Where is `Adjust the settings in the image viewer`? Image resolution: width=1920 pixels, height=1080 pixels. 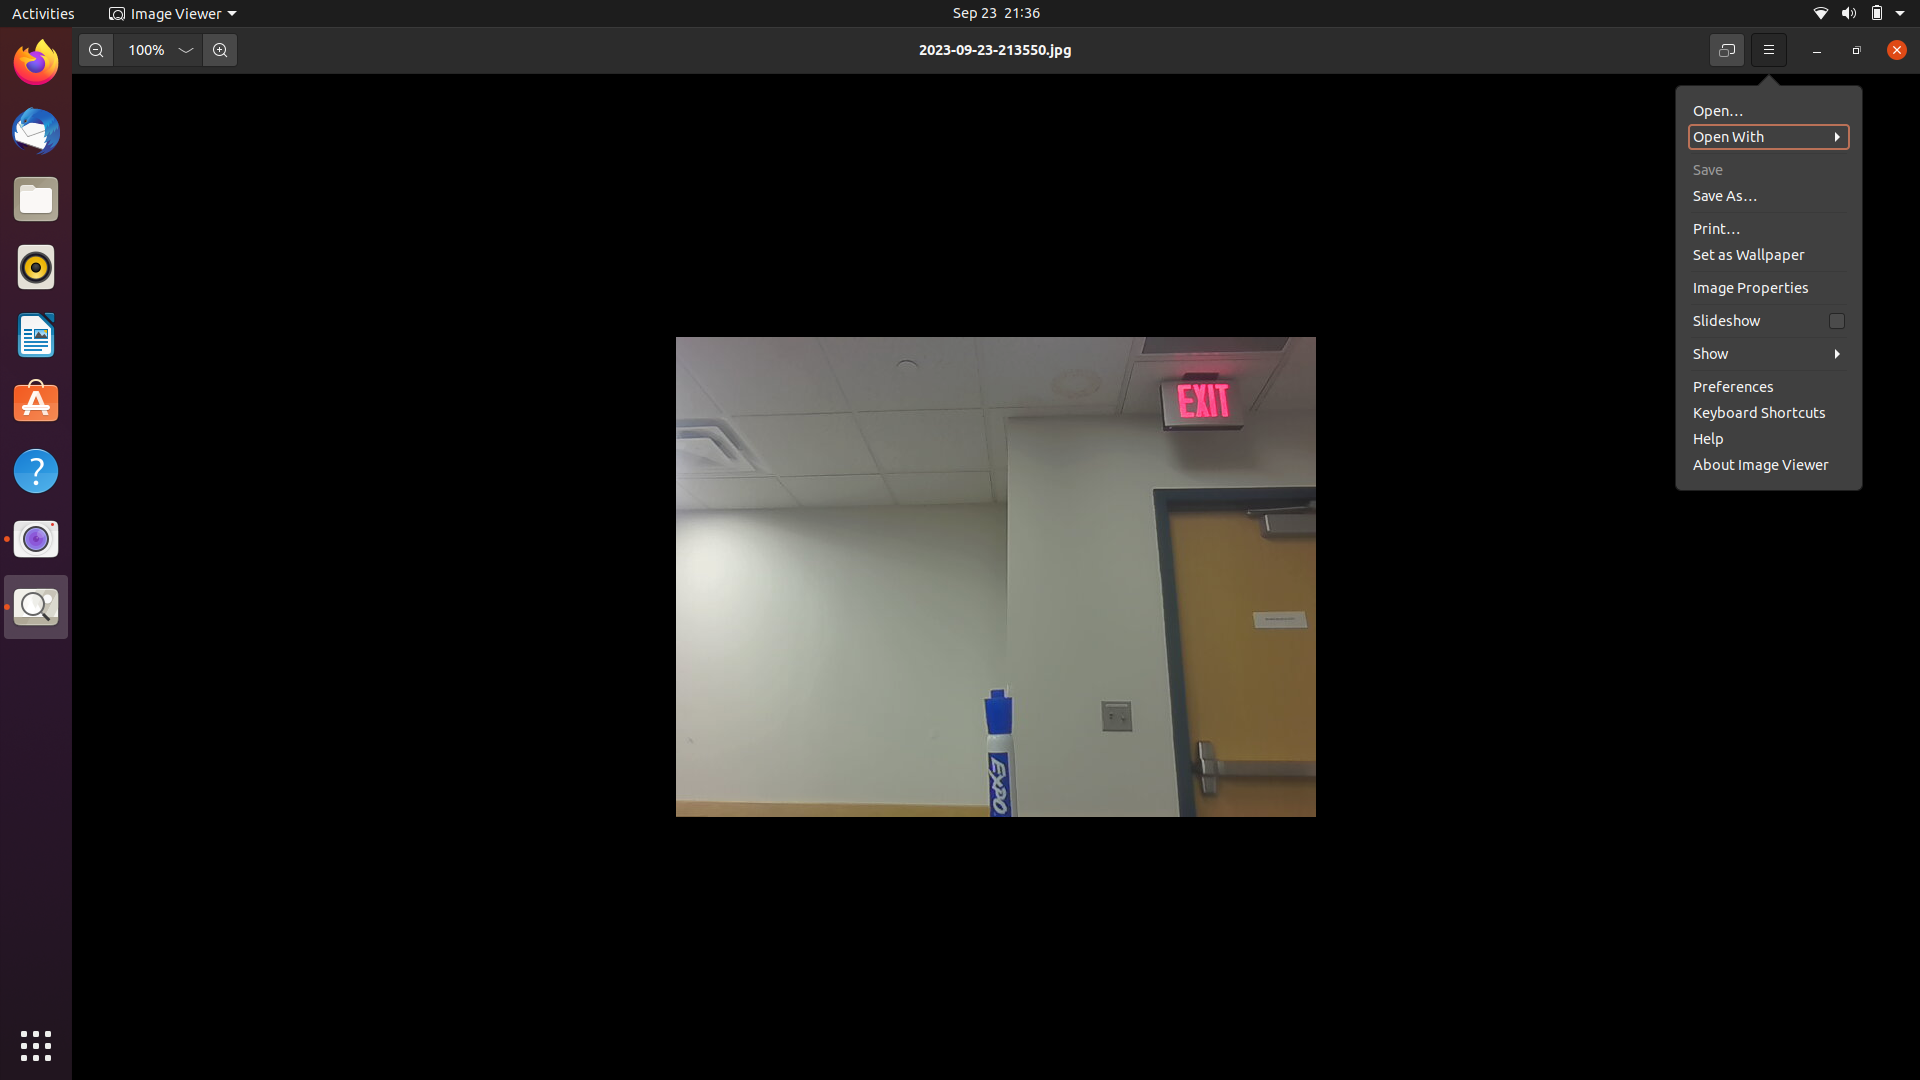 Adjust the settings in the image viewer is located at coordinates (1761, 462).